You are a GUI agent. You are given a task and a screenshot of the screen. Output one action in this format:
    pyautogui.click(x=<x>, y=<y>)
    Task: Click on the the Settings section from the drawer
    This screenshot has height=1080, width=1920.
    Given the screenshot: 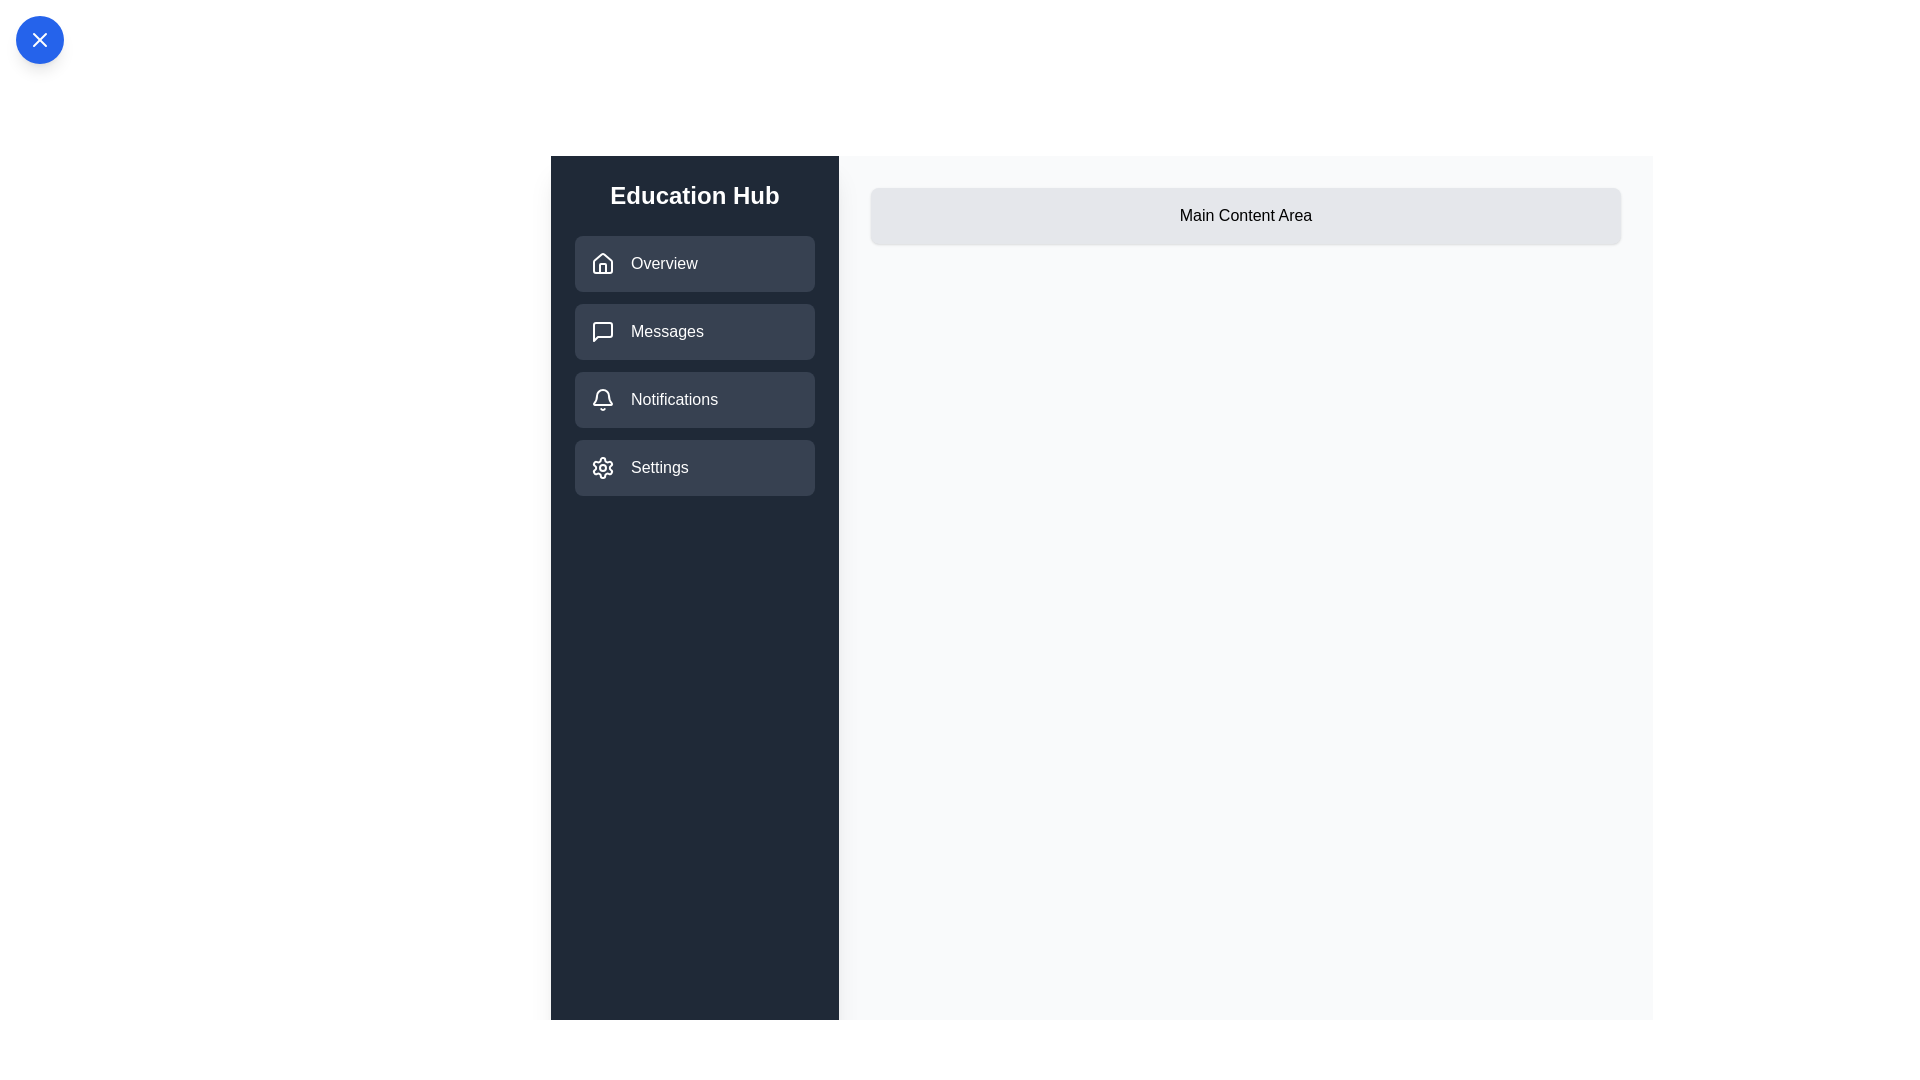 What is the action you would take?
    pyautogui.click(x=695, y=467)
    